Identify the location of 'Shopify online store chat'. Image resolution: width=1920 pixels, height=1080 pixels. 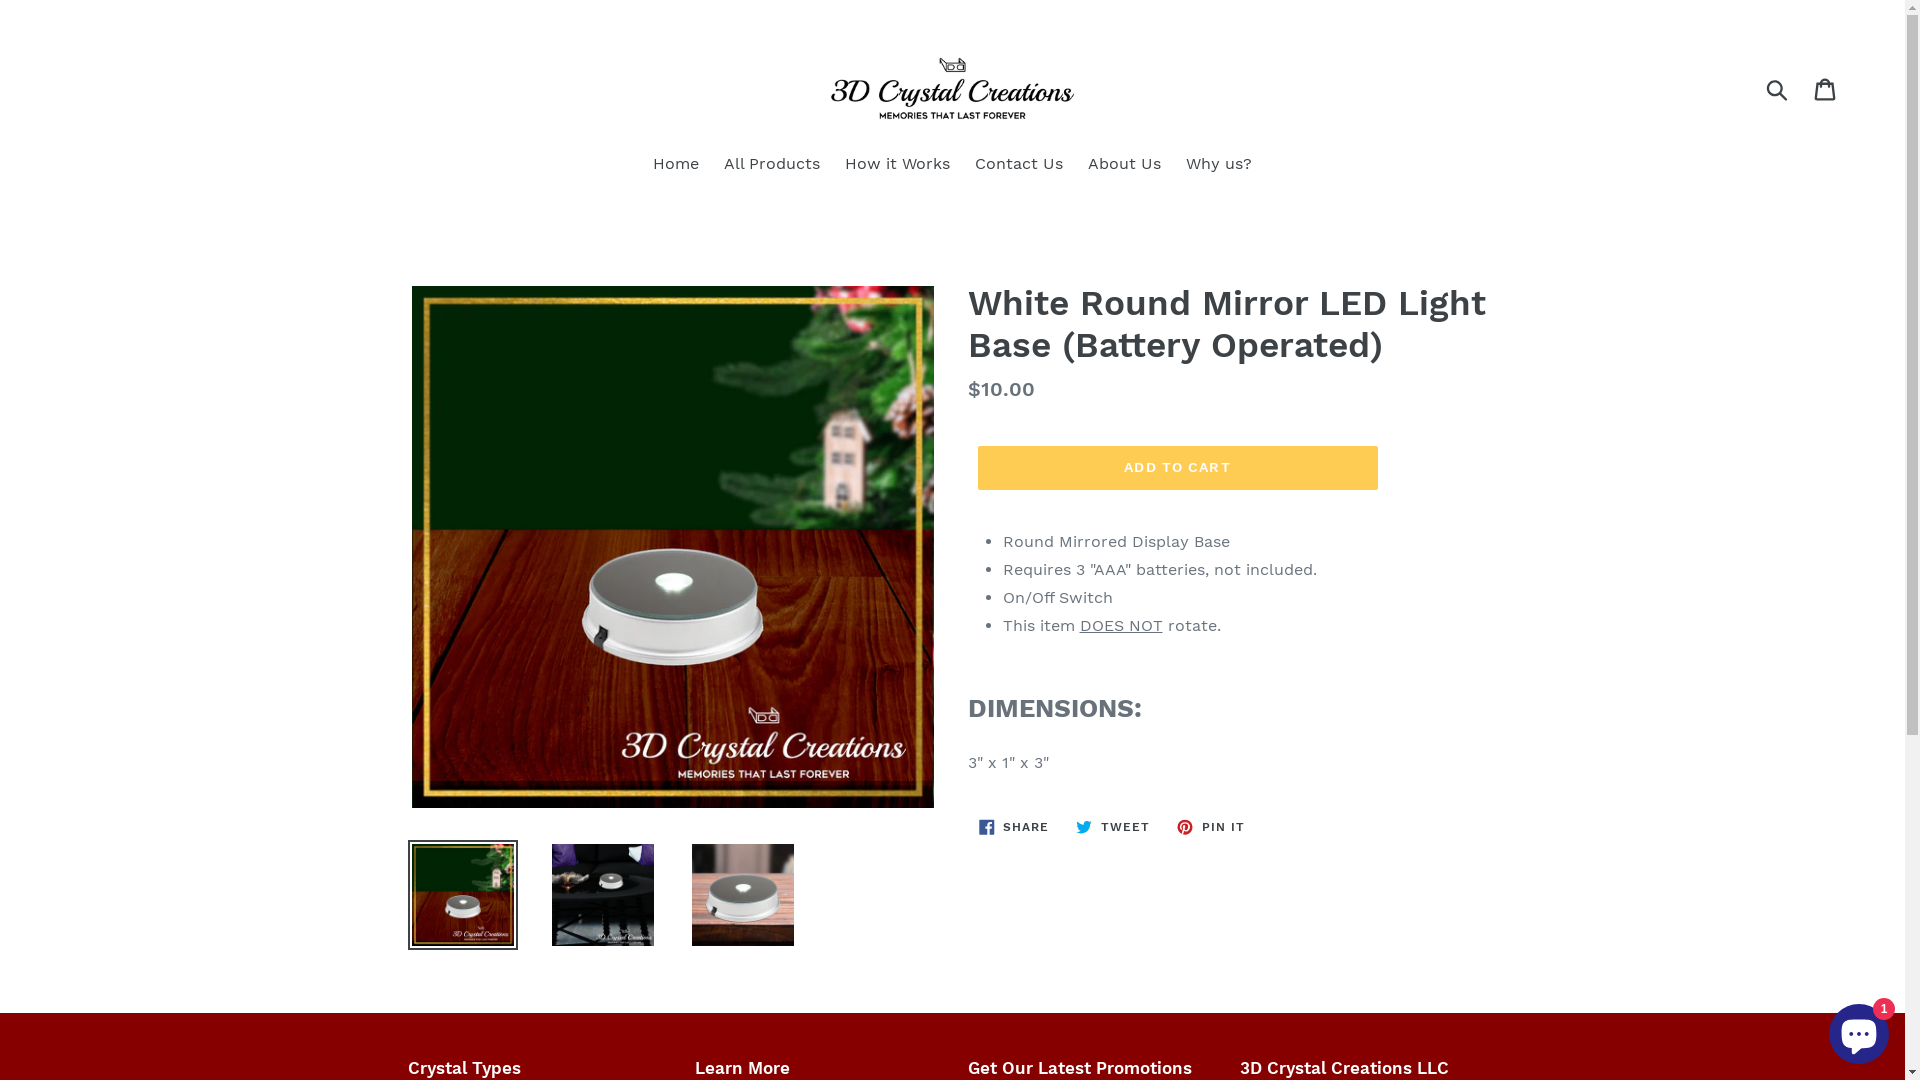
(1857, 1029).